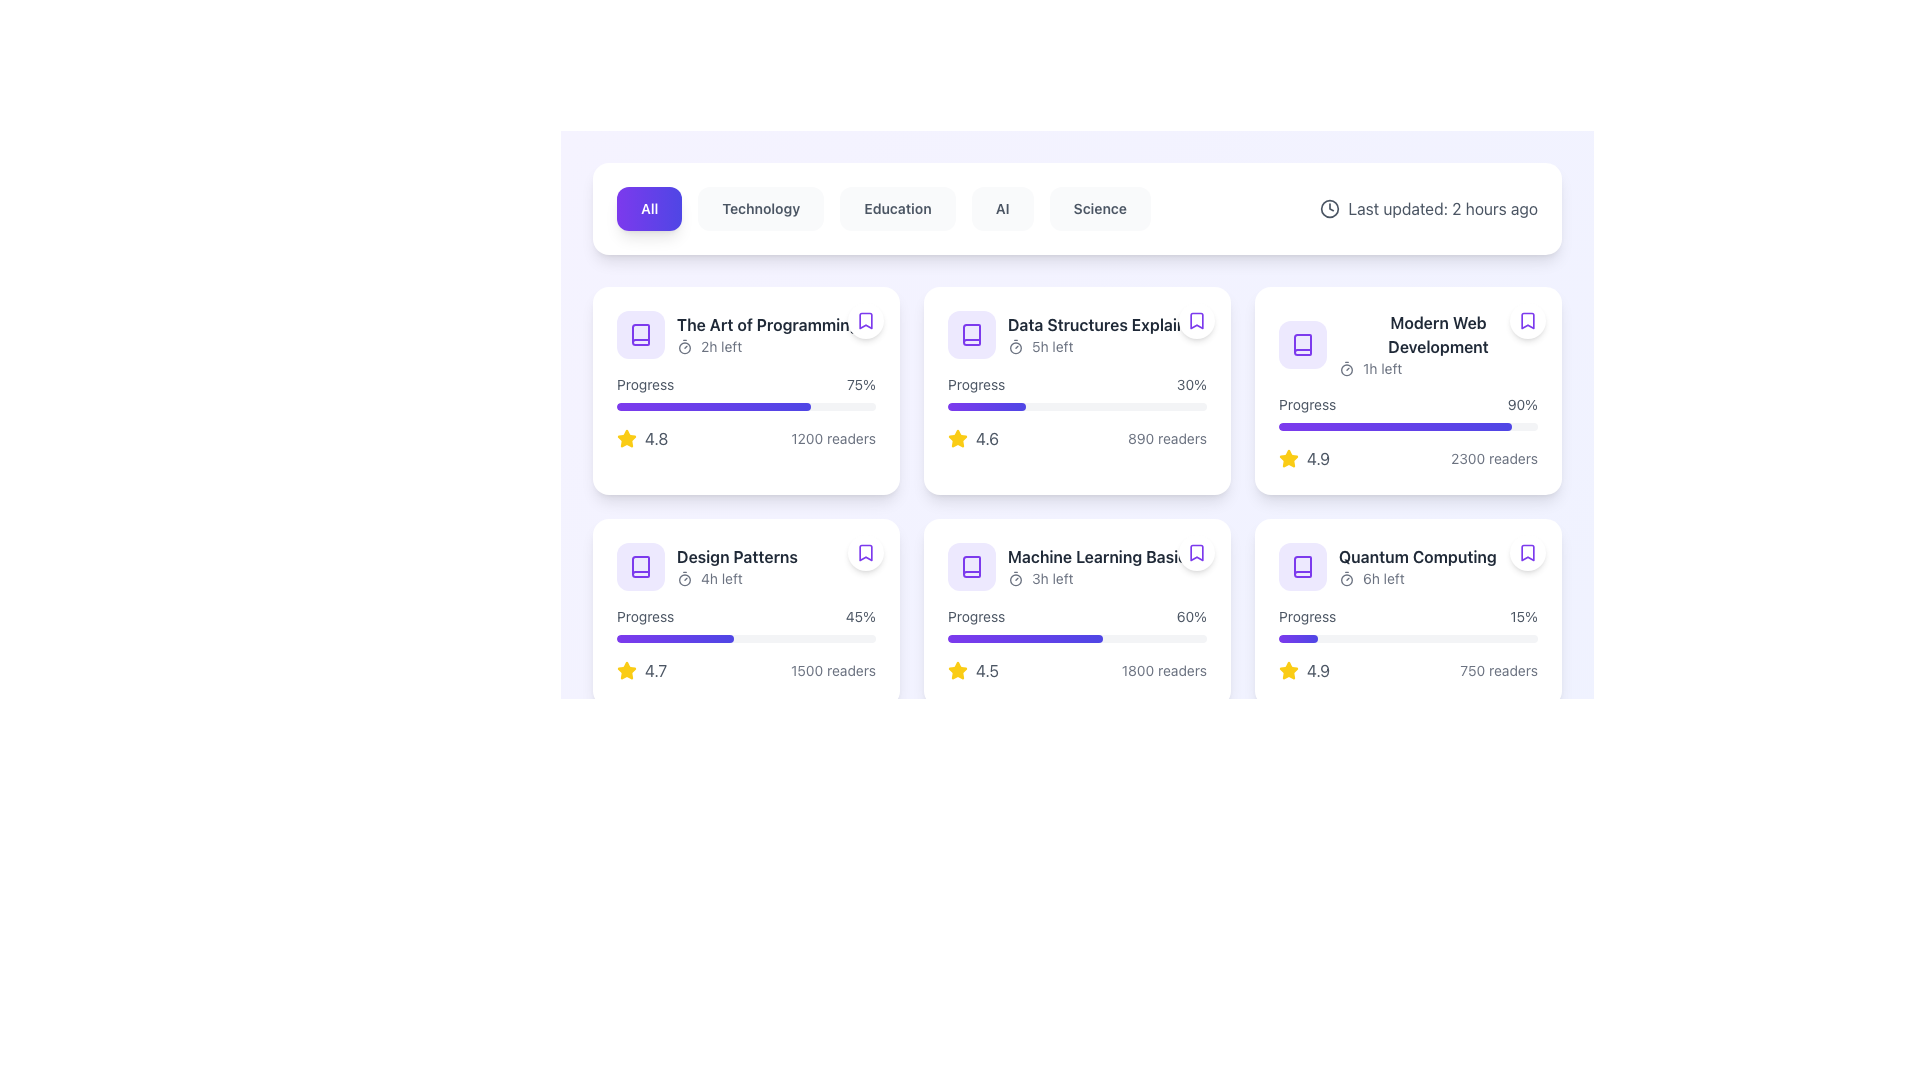 This screenshot has width=1920, height=1080. What do you see at coordinates (1076, 334) in the screenshot?
I see `text from the Informative Card Header Section, which provides details such as title and time left, located in the second column of the first row of cards` at bounding box center [1076, 334].